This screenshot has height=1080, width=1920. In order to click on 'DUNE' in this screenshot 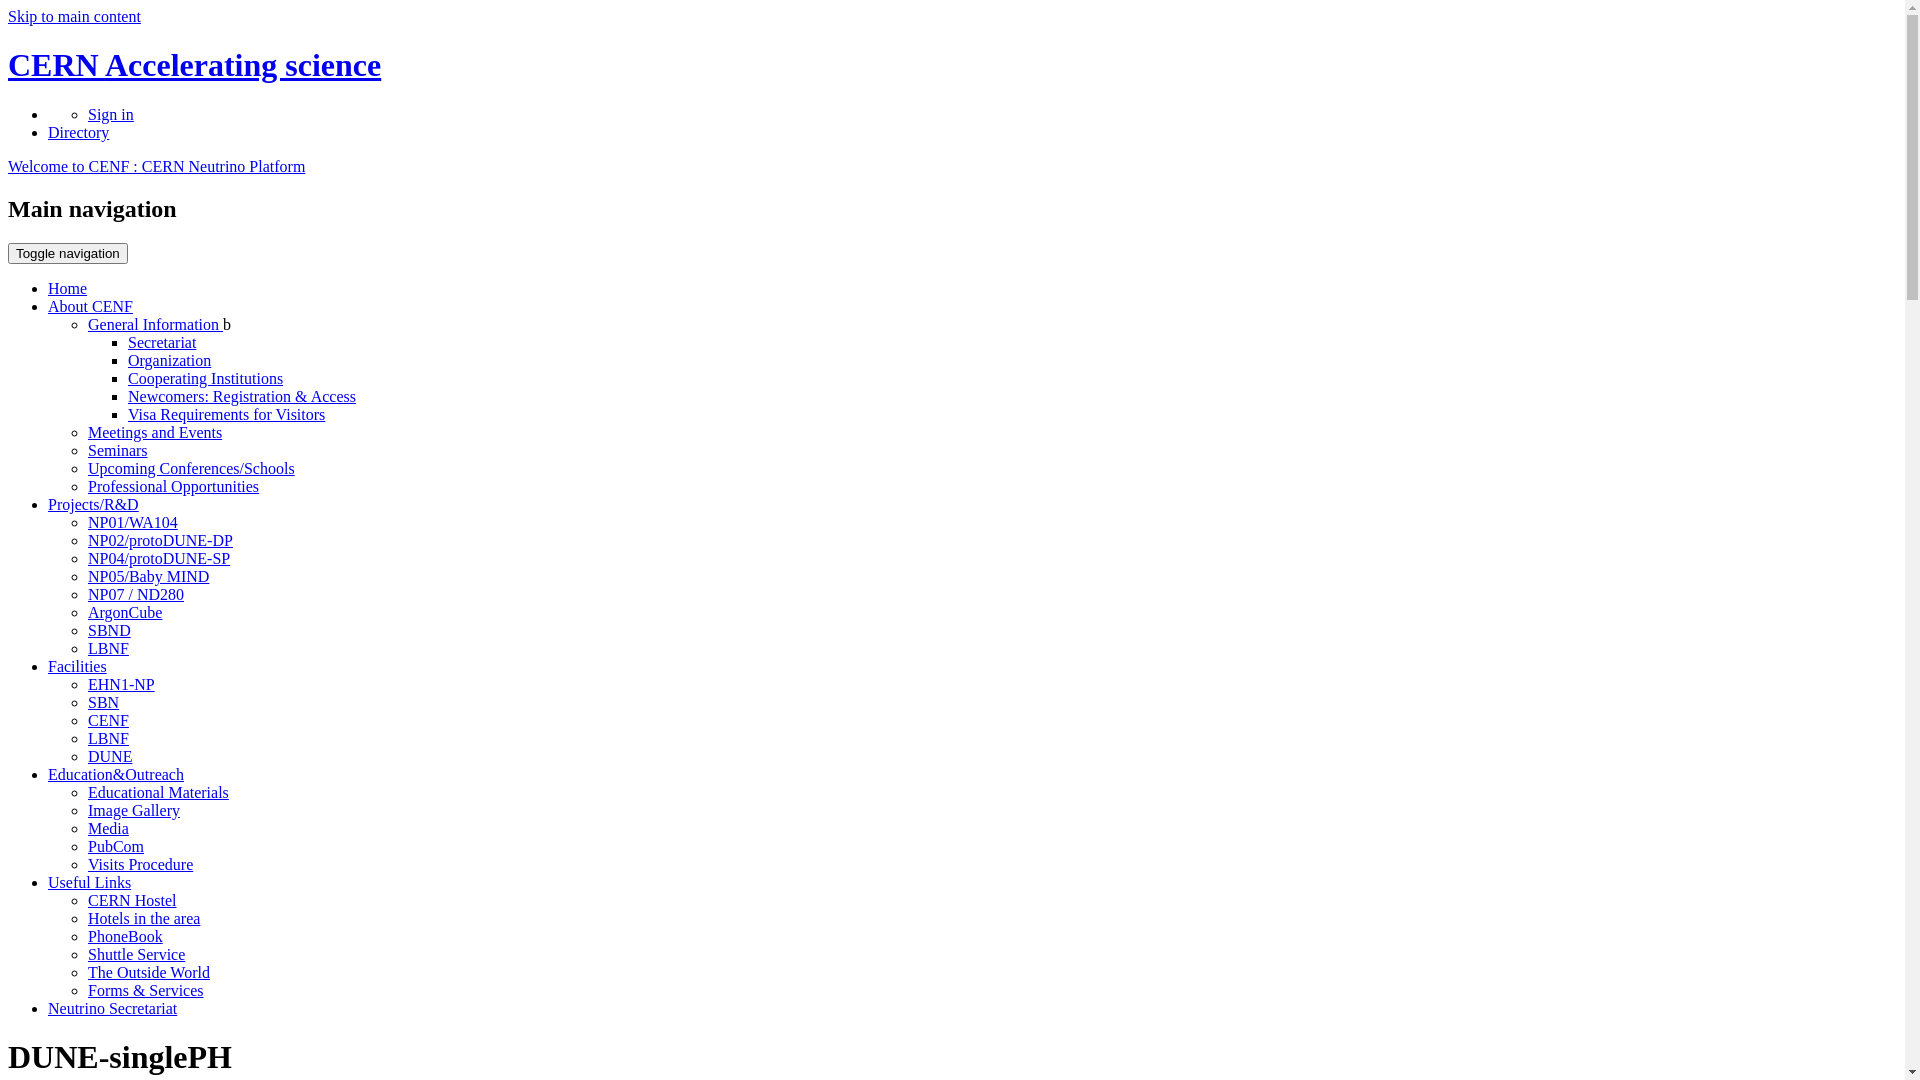, I will do `click(86, 756)`.